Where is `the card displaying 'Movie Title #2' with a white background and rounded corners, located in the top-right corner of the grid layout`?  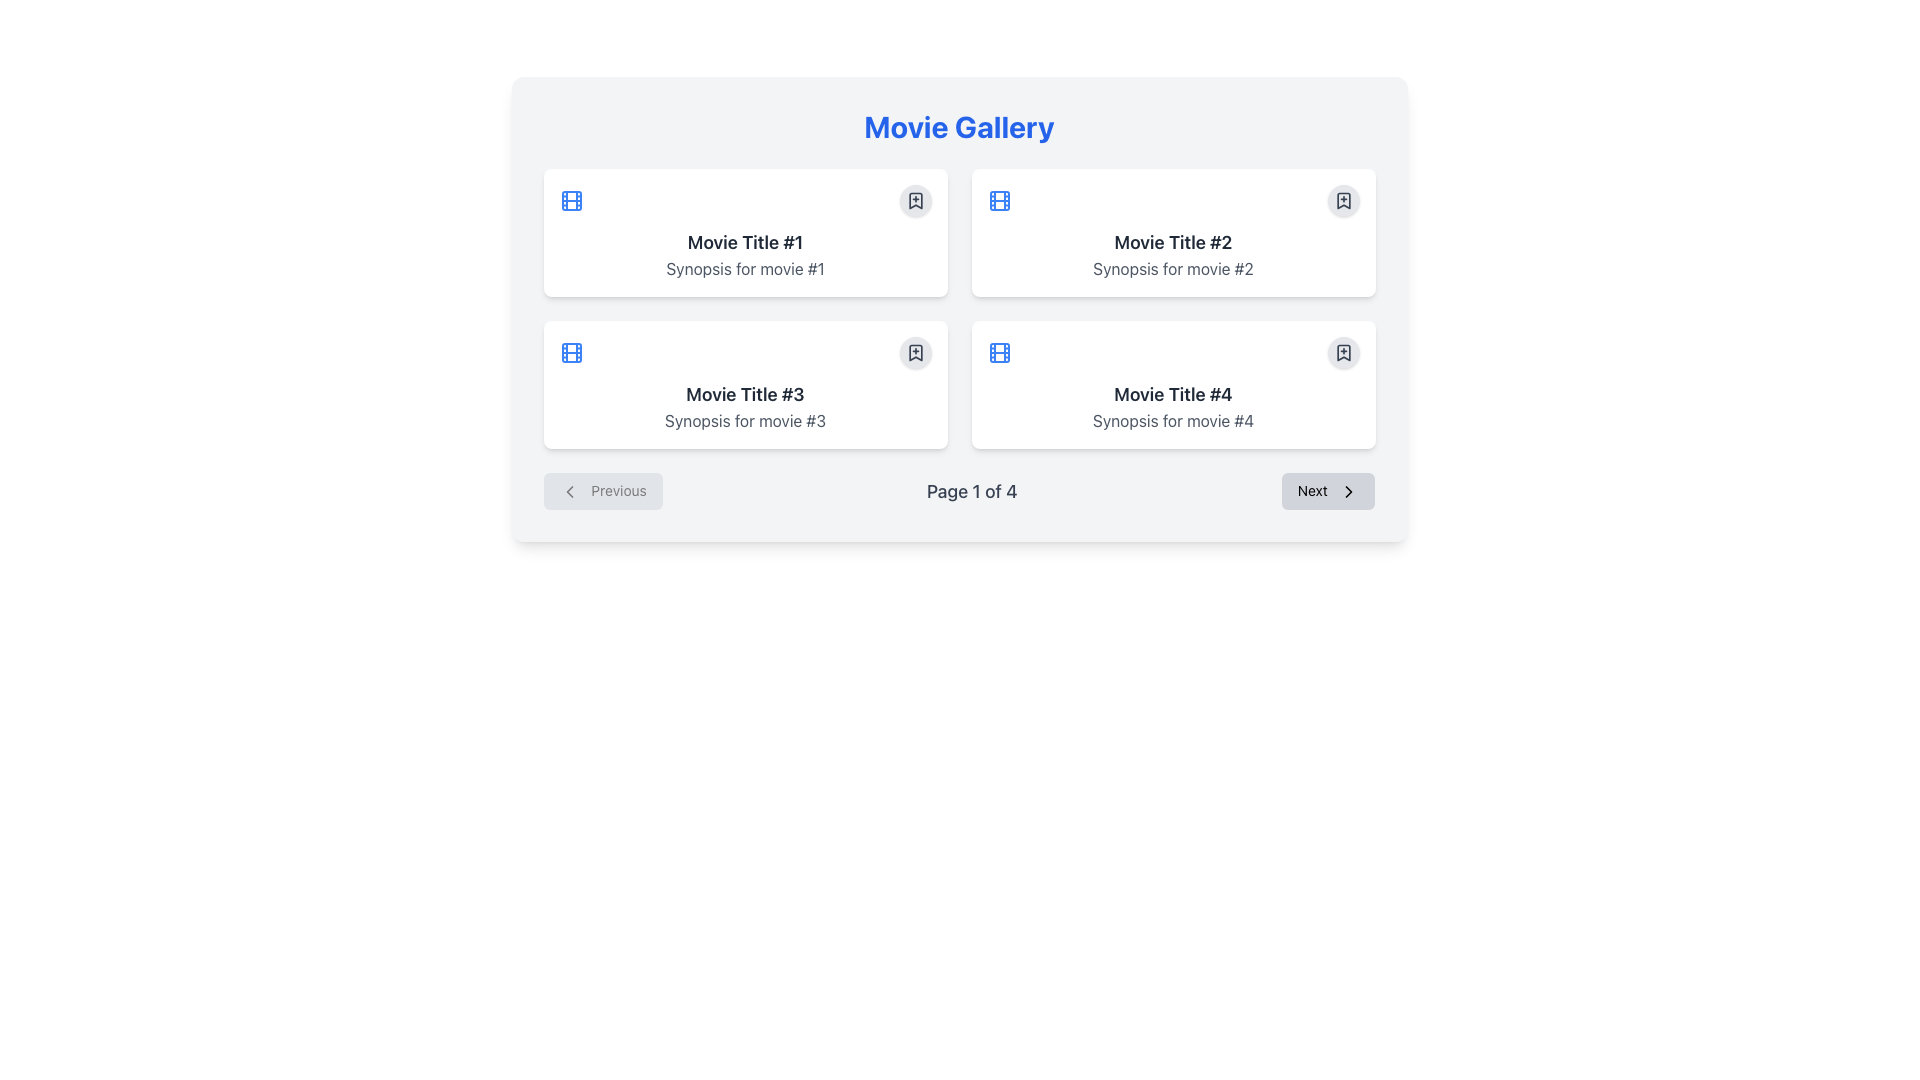
the card displaying 'Movie Title #2' with a white background and rounded corners, located in the top-right corner of the grid layout is located at coordinates (1173, 231).